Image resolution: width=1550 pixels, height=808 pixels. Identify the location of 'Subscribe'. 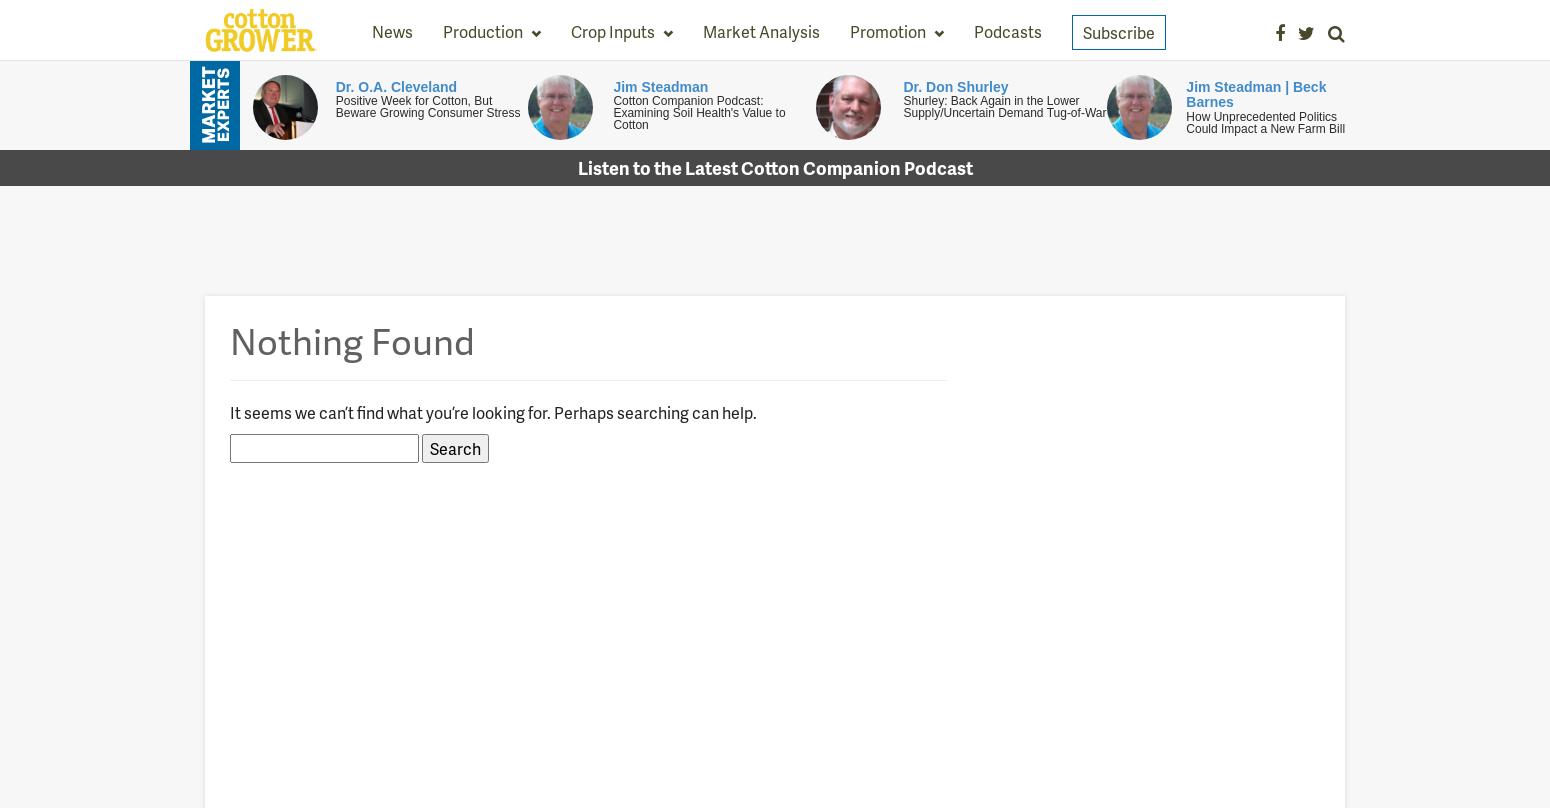
(1082, 32).